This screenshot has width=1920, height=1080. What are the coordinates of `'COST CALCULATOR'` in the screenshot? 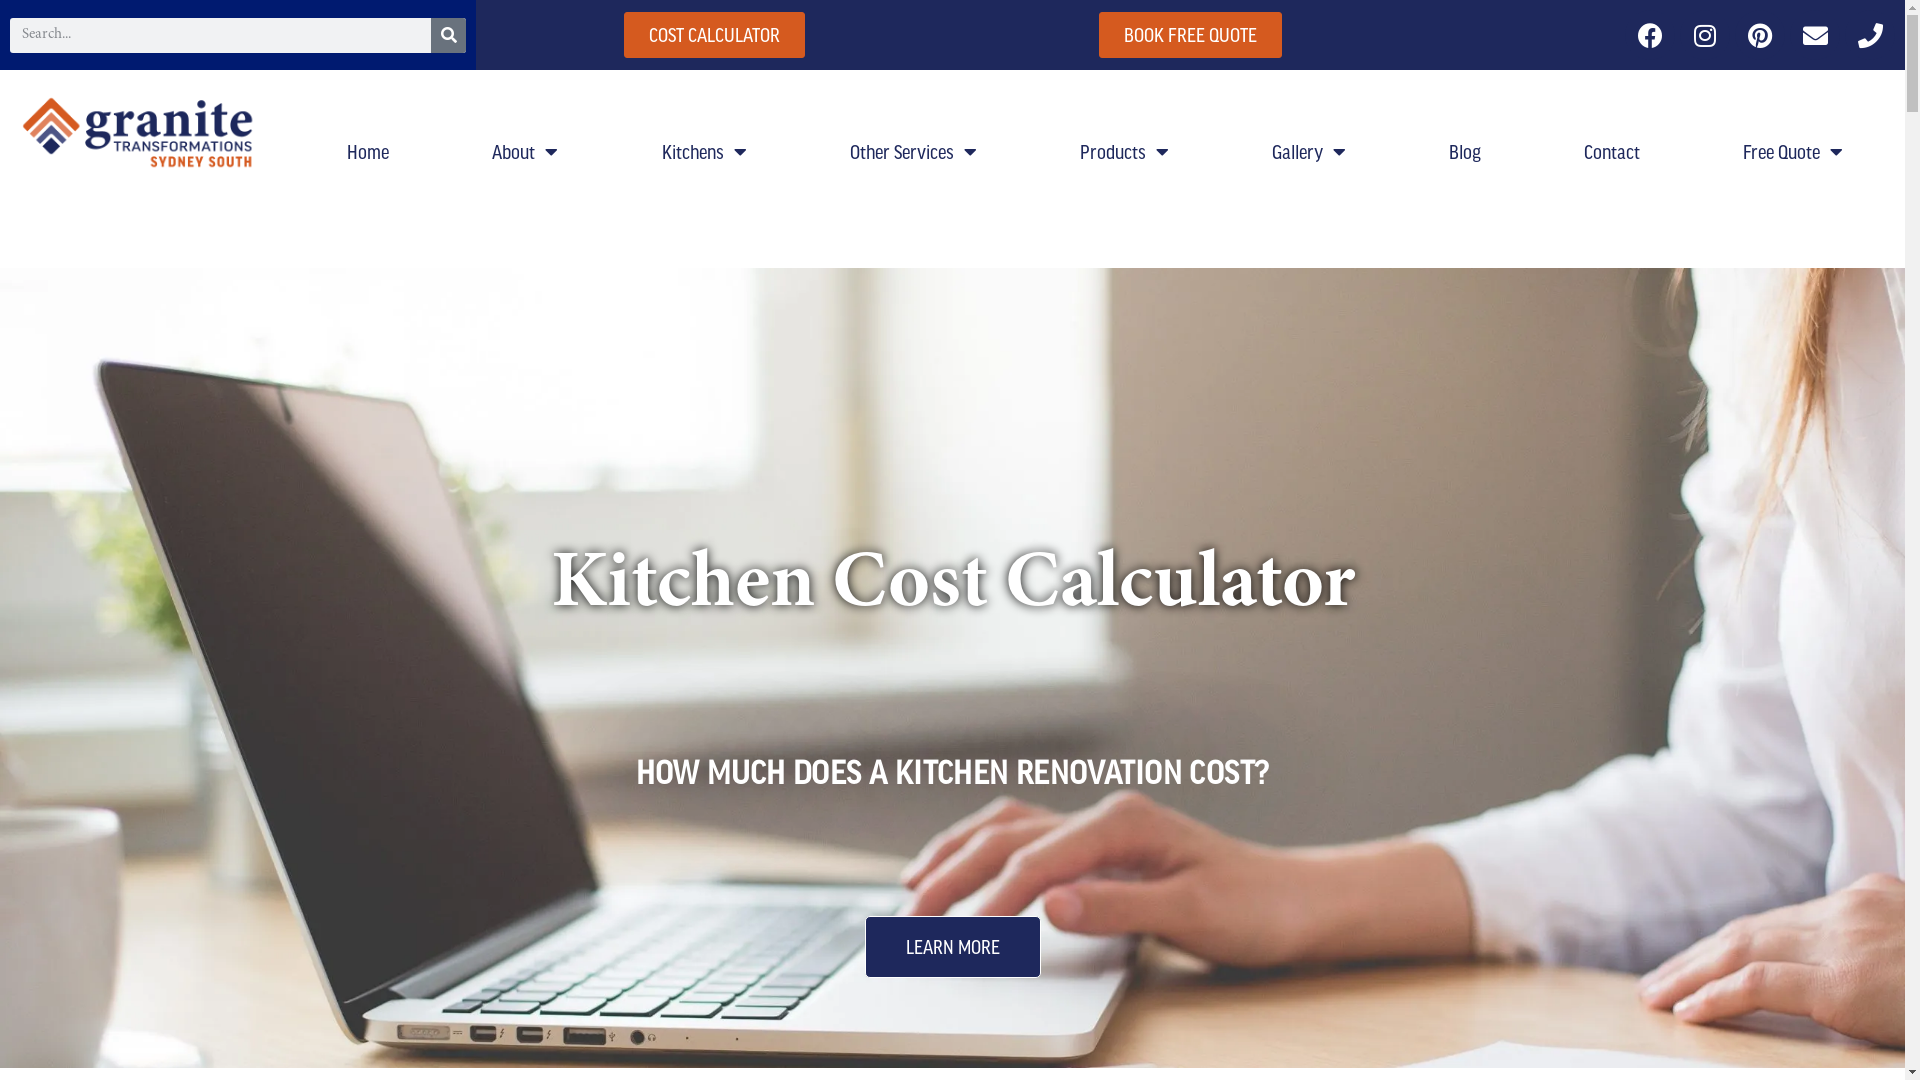 It's located at (714, 34).